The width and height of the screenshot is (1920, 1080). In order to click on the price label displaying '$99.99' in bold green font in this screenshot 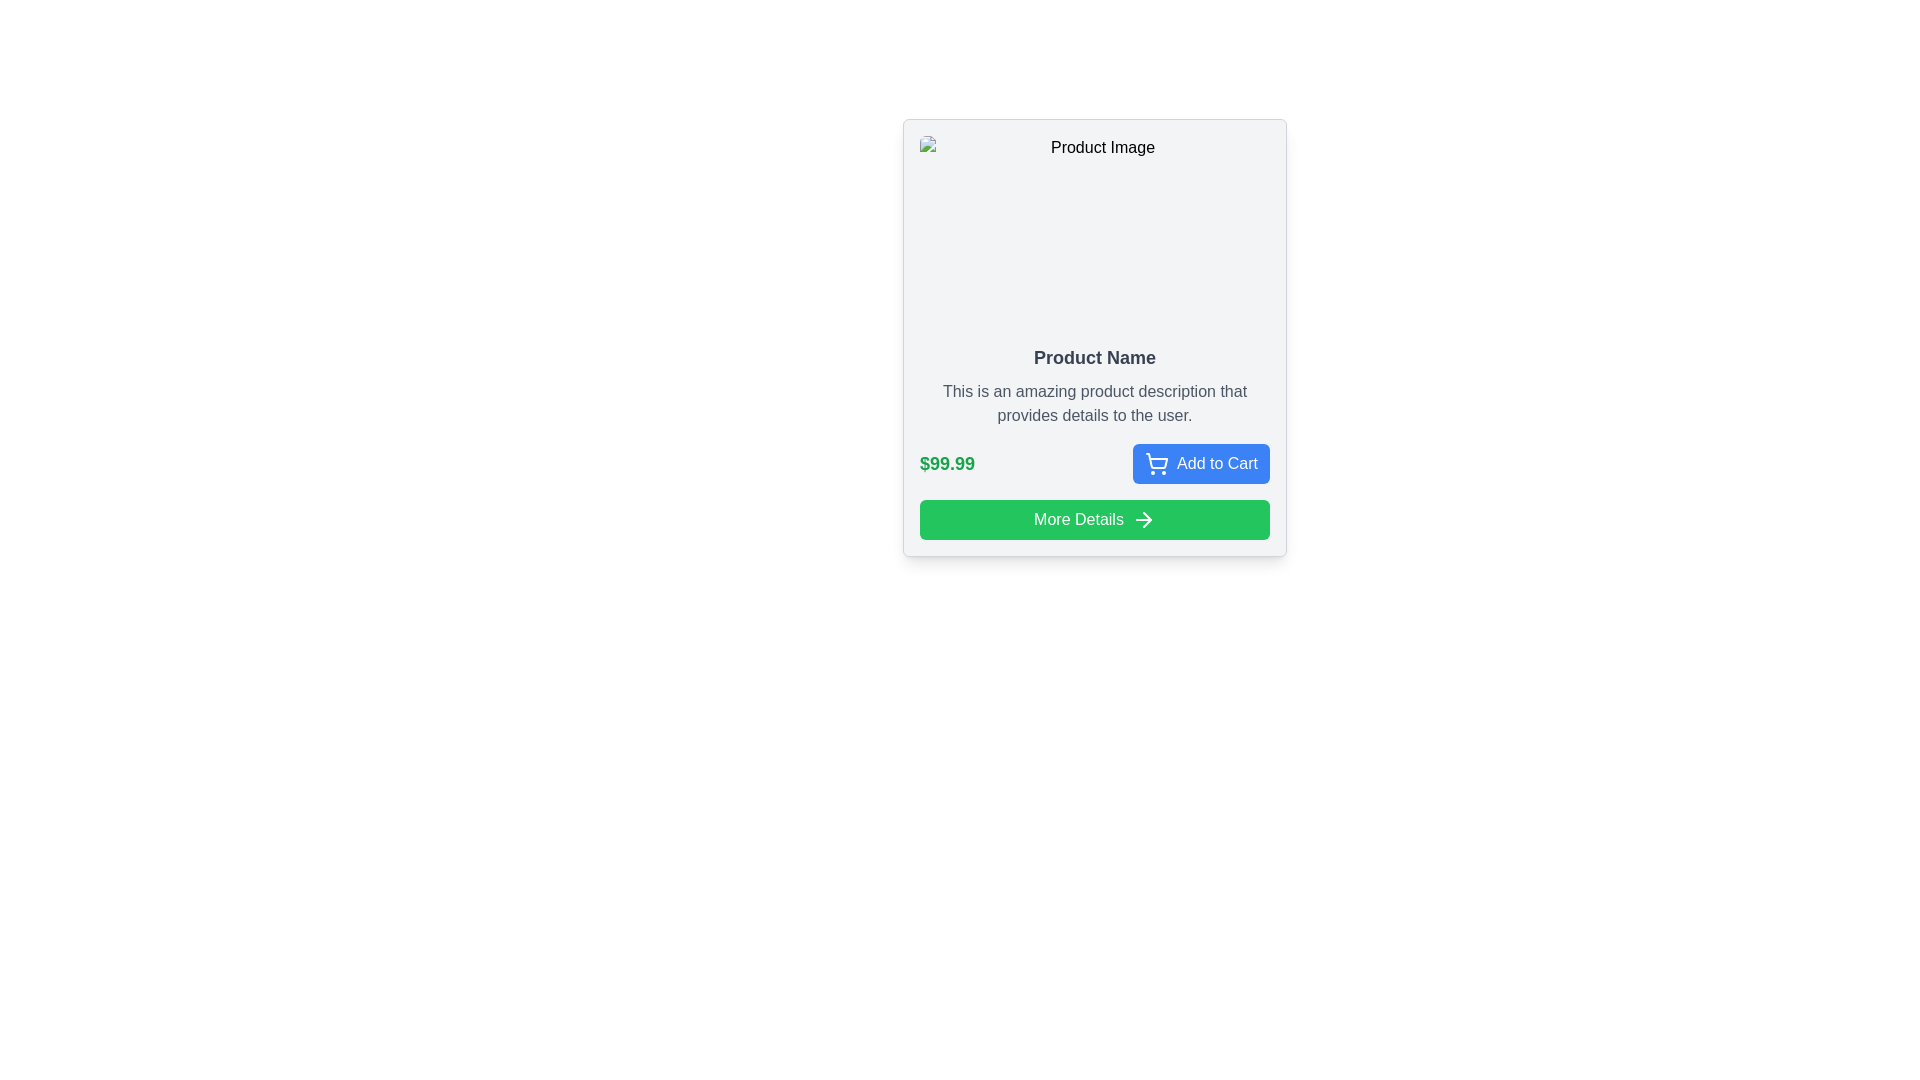, I will do `click(946, 463)`.